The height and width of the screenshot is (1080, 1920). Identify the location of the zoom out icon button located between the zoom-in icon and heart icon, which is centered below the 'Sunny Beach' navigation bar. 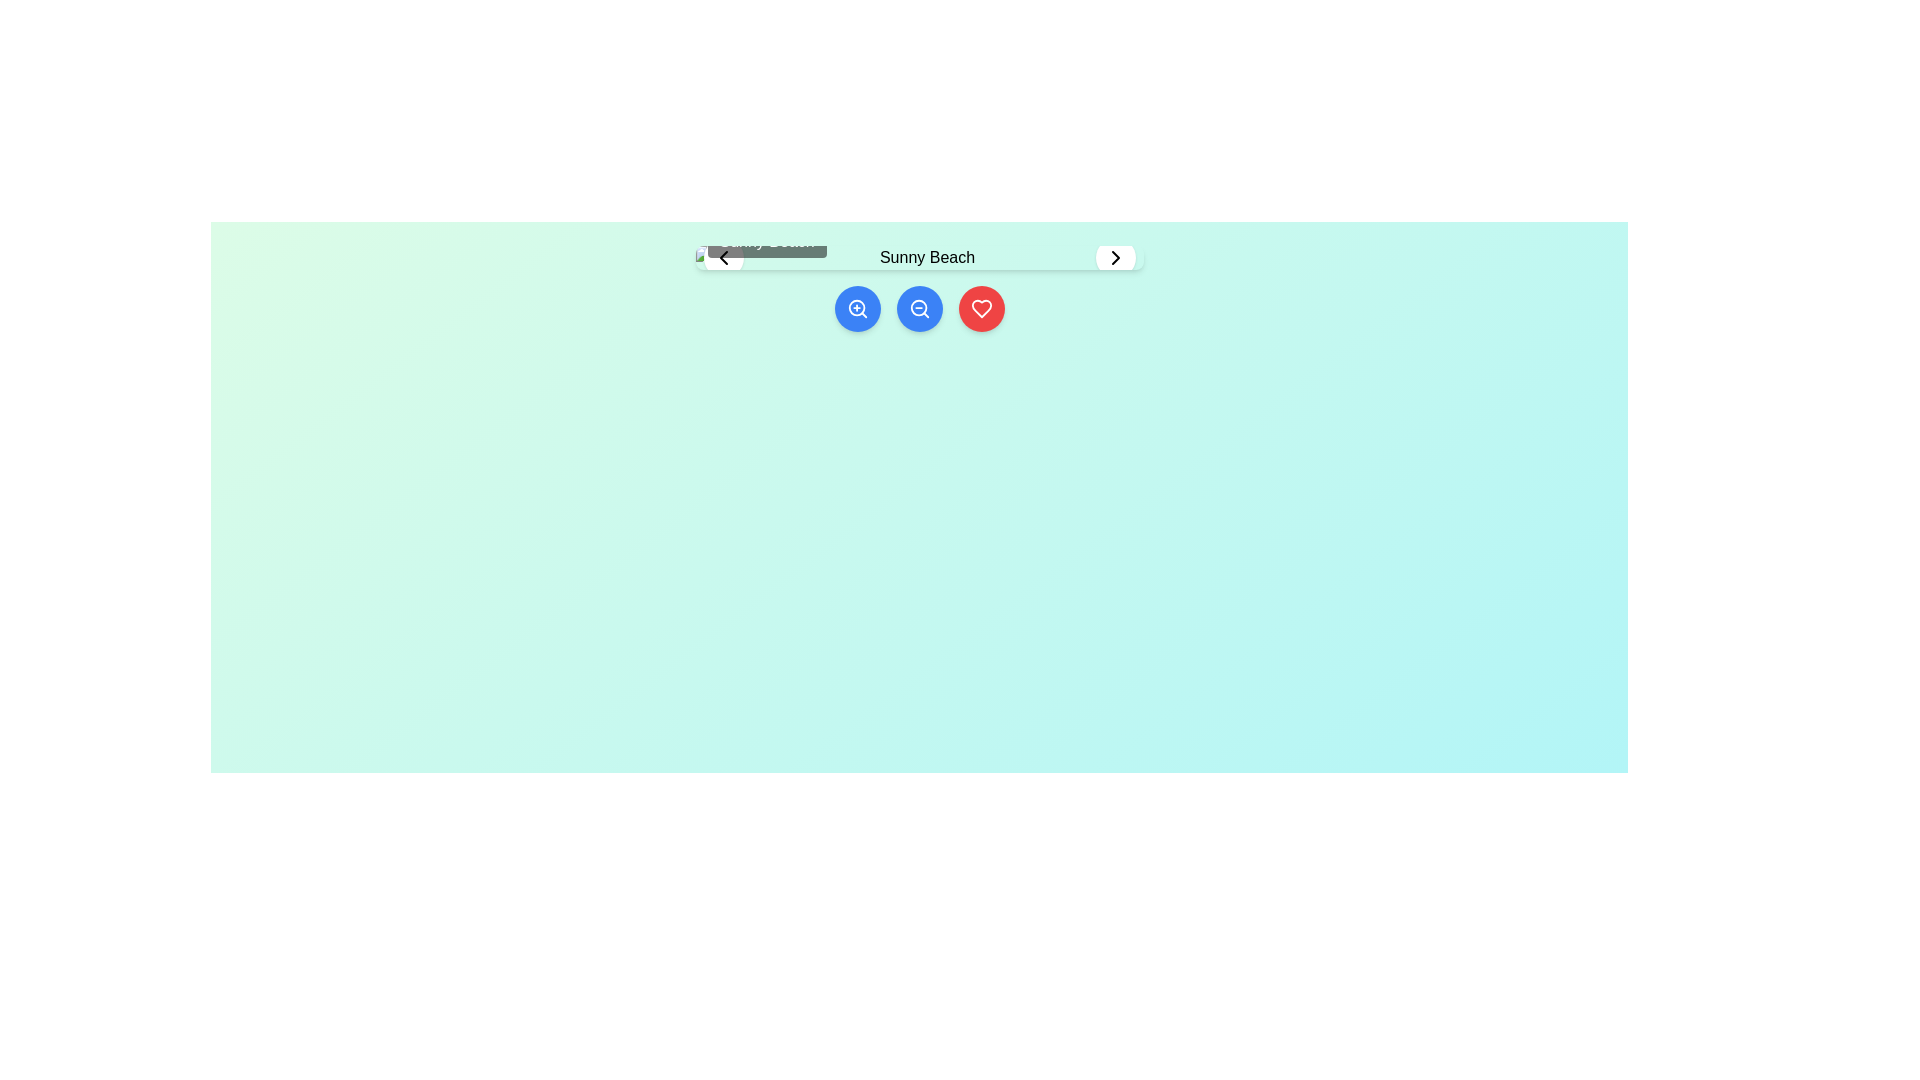
(918, 308).